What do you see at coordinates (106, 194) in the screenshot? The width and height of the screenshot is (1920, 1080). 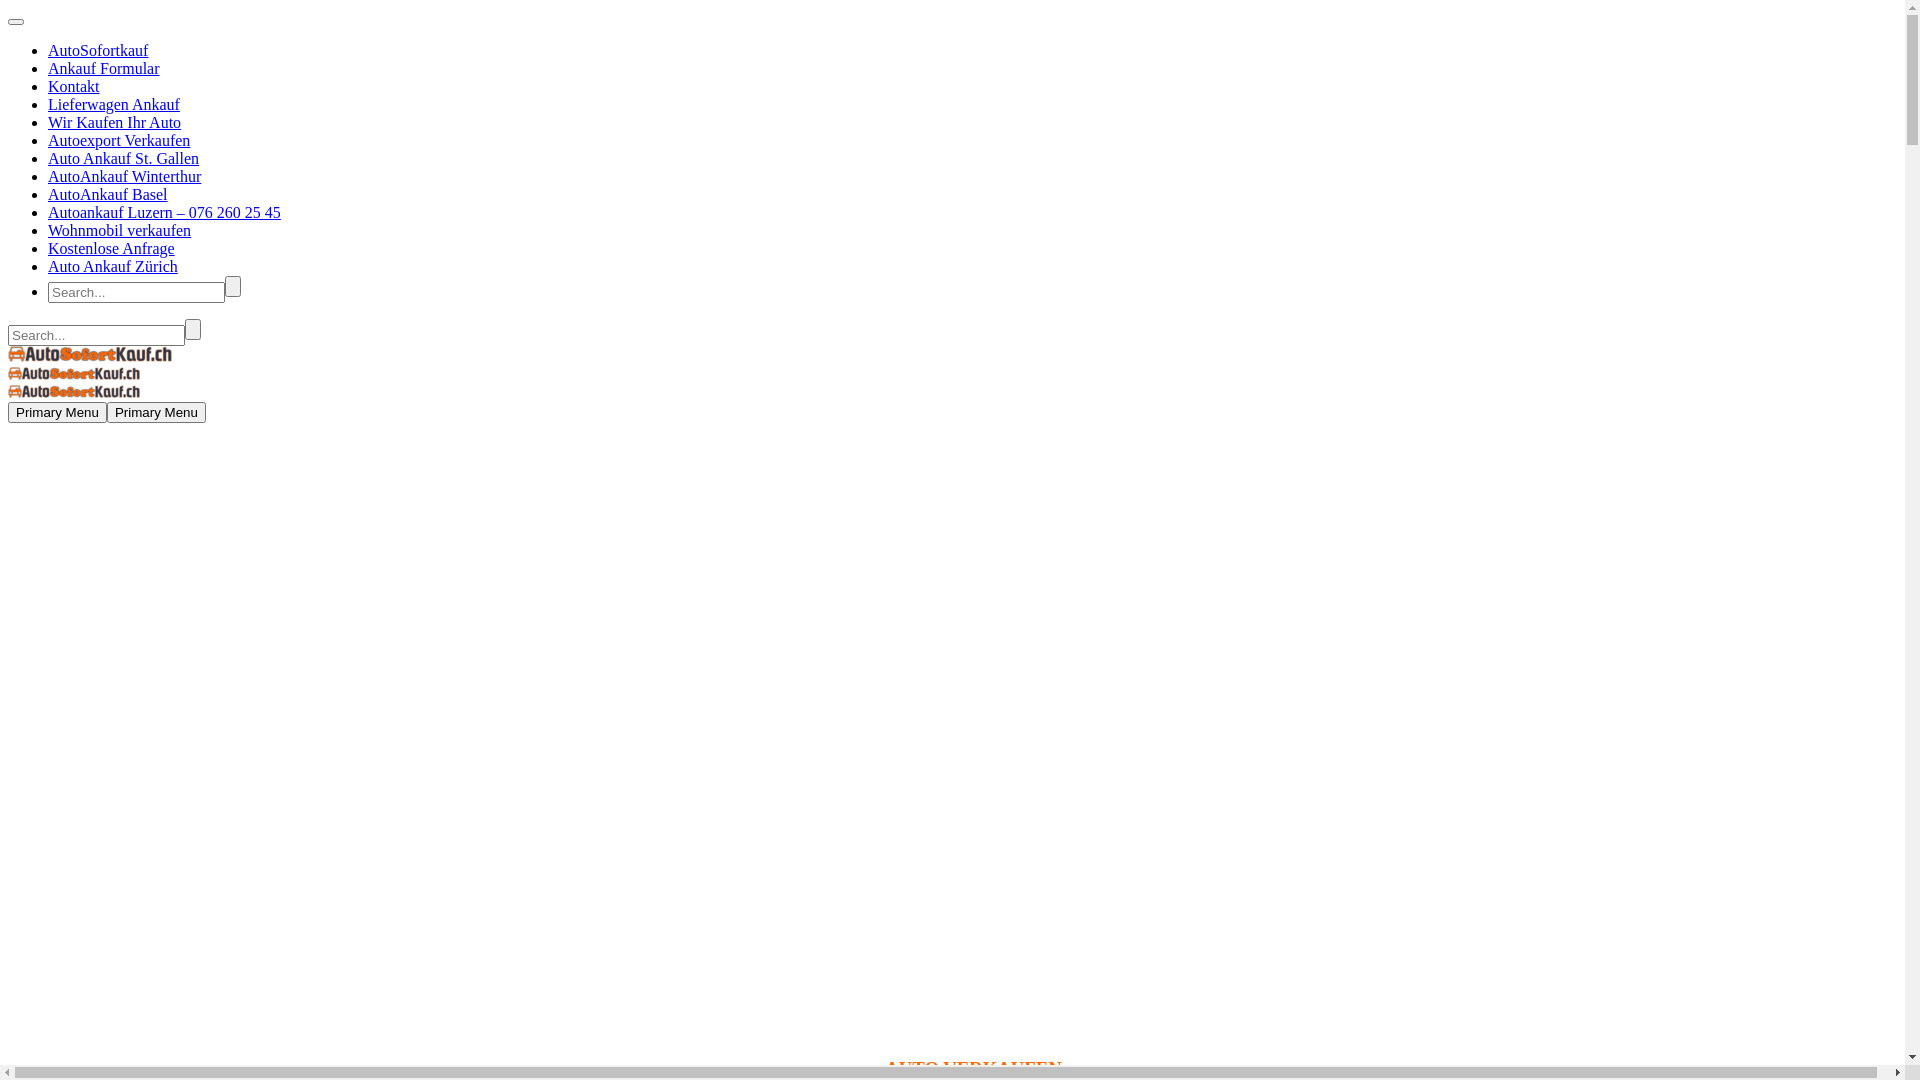 I see `'AutoAnkauf Basel'` at bounding box center [106, 194].